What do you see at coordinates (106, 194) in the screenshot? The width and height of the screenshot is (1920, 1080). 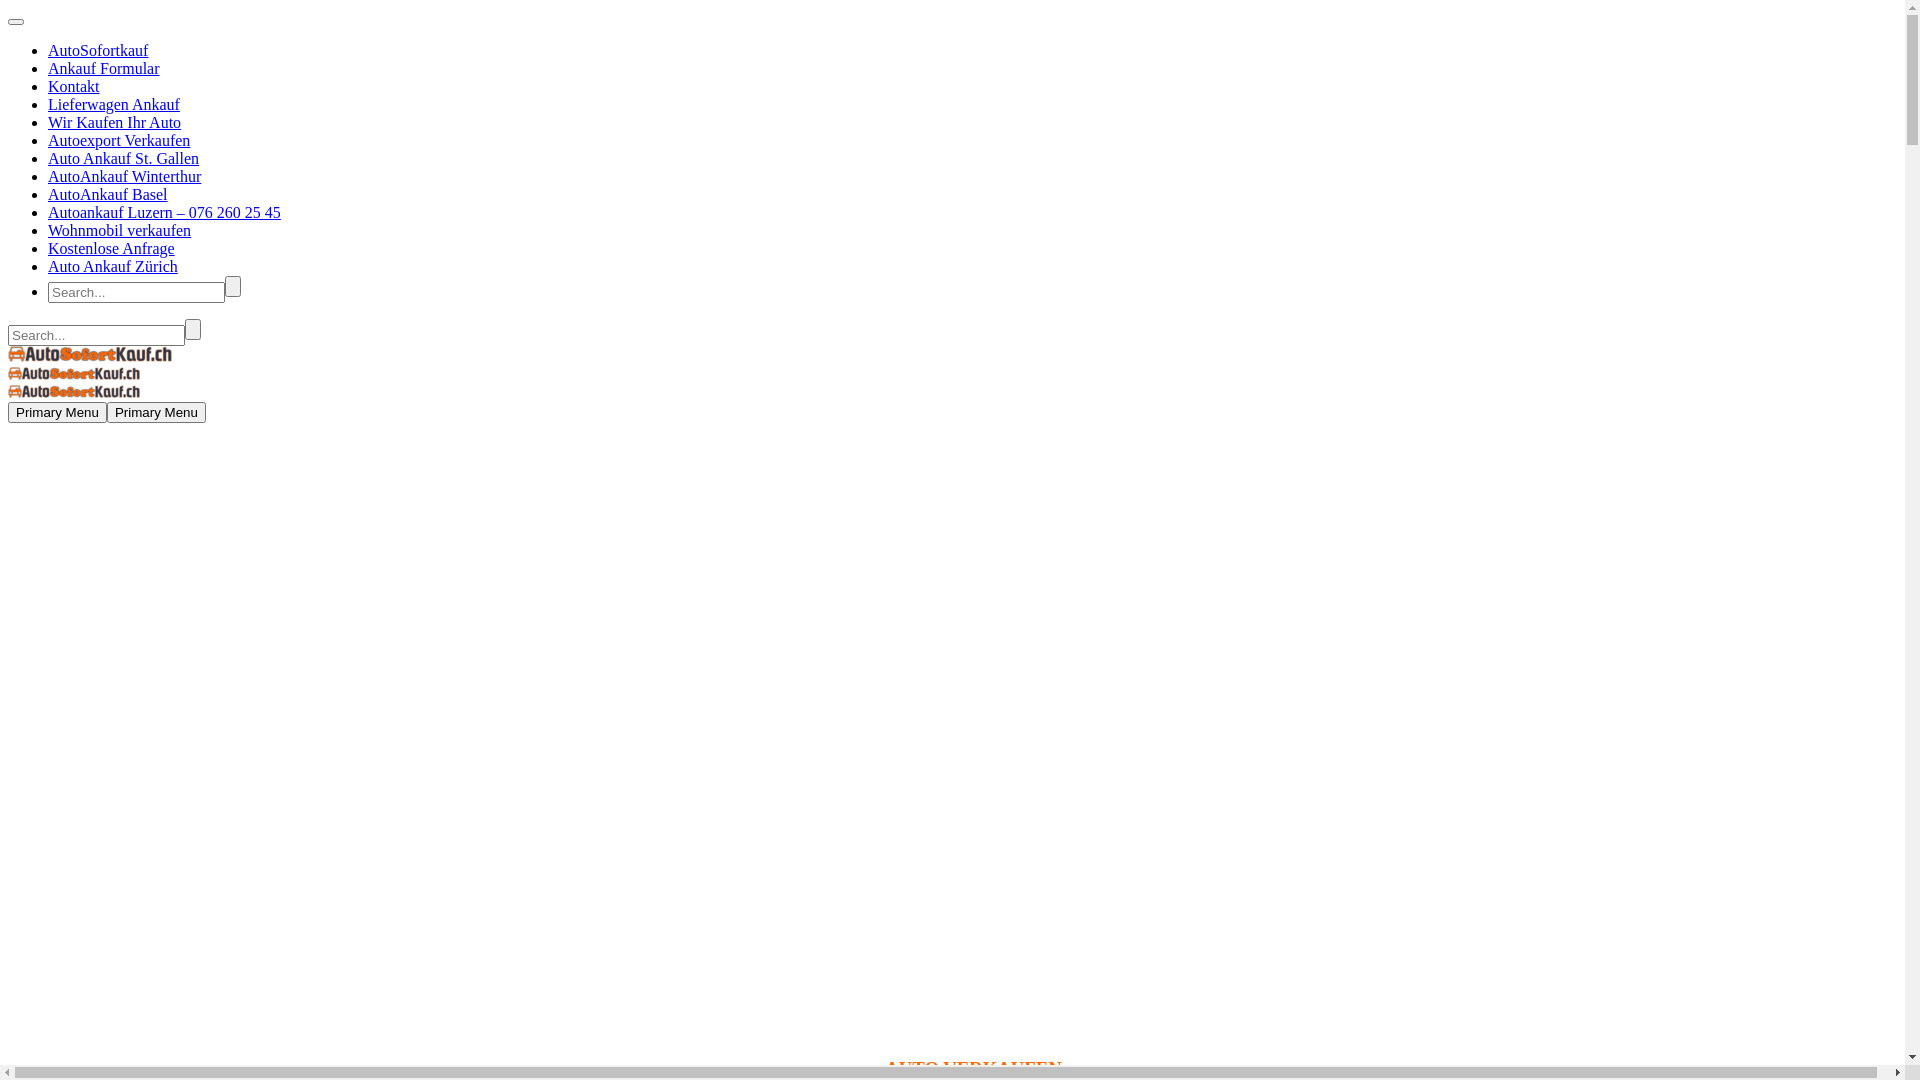 I see `'AutoAnkauf Basel'` at bounding box center [106, 194].